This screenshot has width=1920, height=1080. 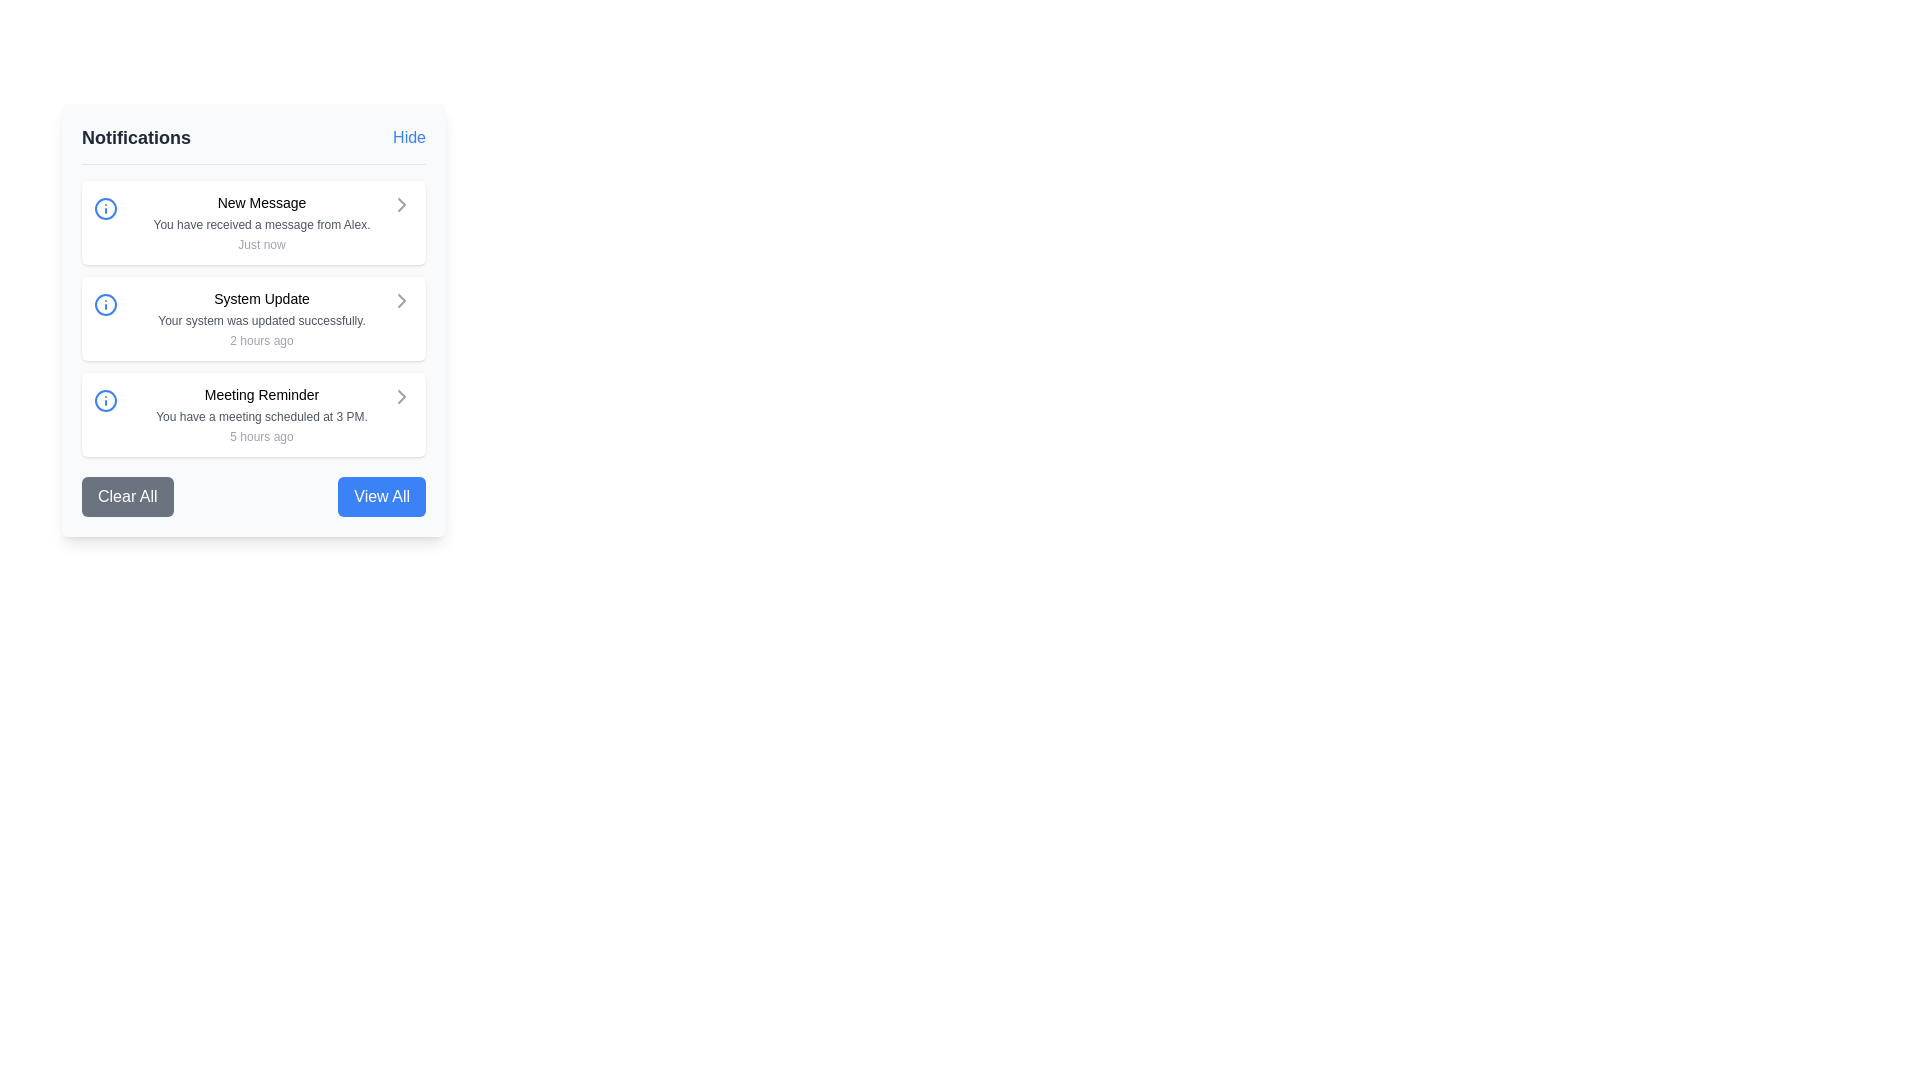 What do you see at coordinates (382, 496) in the screenshot?
I see `the notification button located in the bottom-right corner of the panel` at bounding box center [382, 496].